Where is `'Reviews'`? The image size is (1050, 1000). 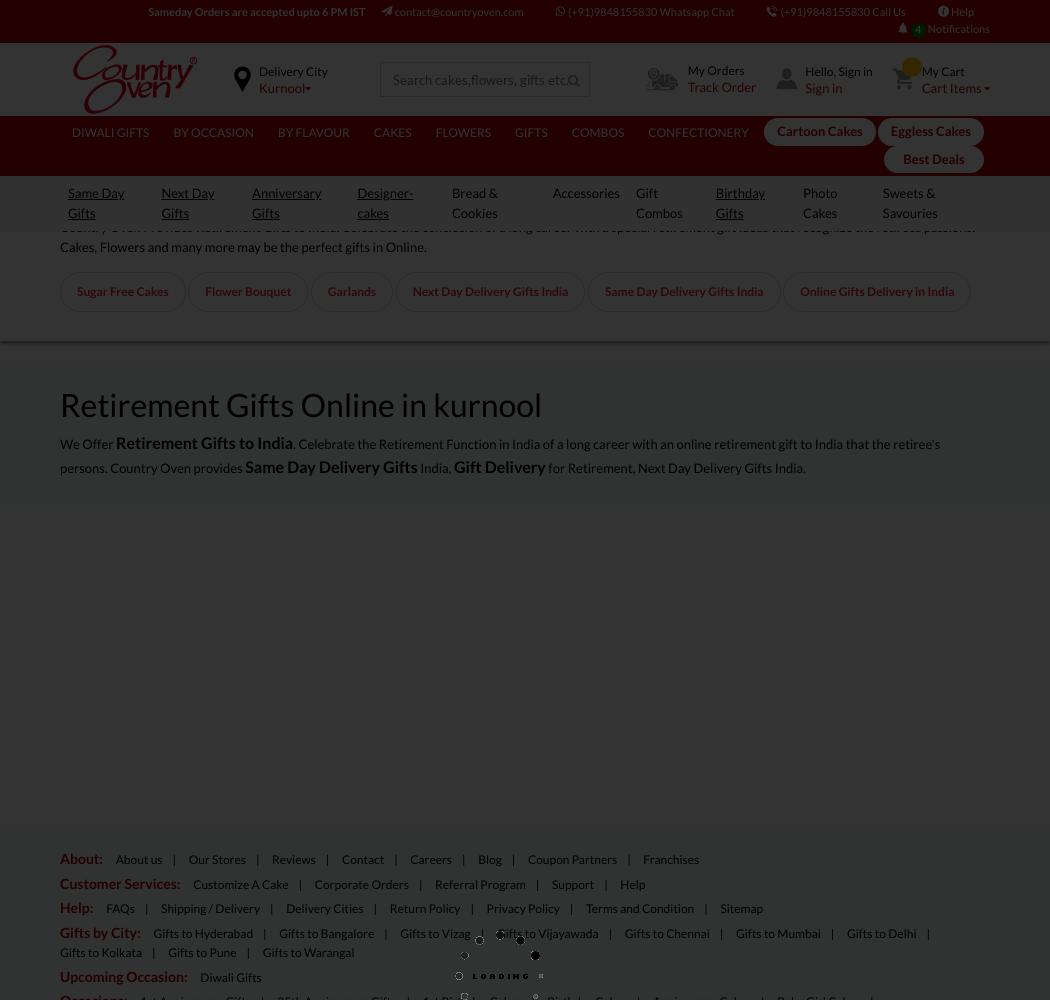 'Reviews' is located at coordinates (292, 858).